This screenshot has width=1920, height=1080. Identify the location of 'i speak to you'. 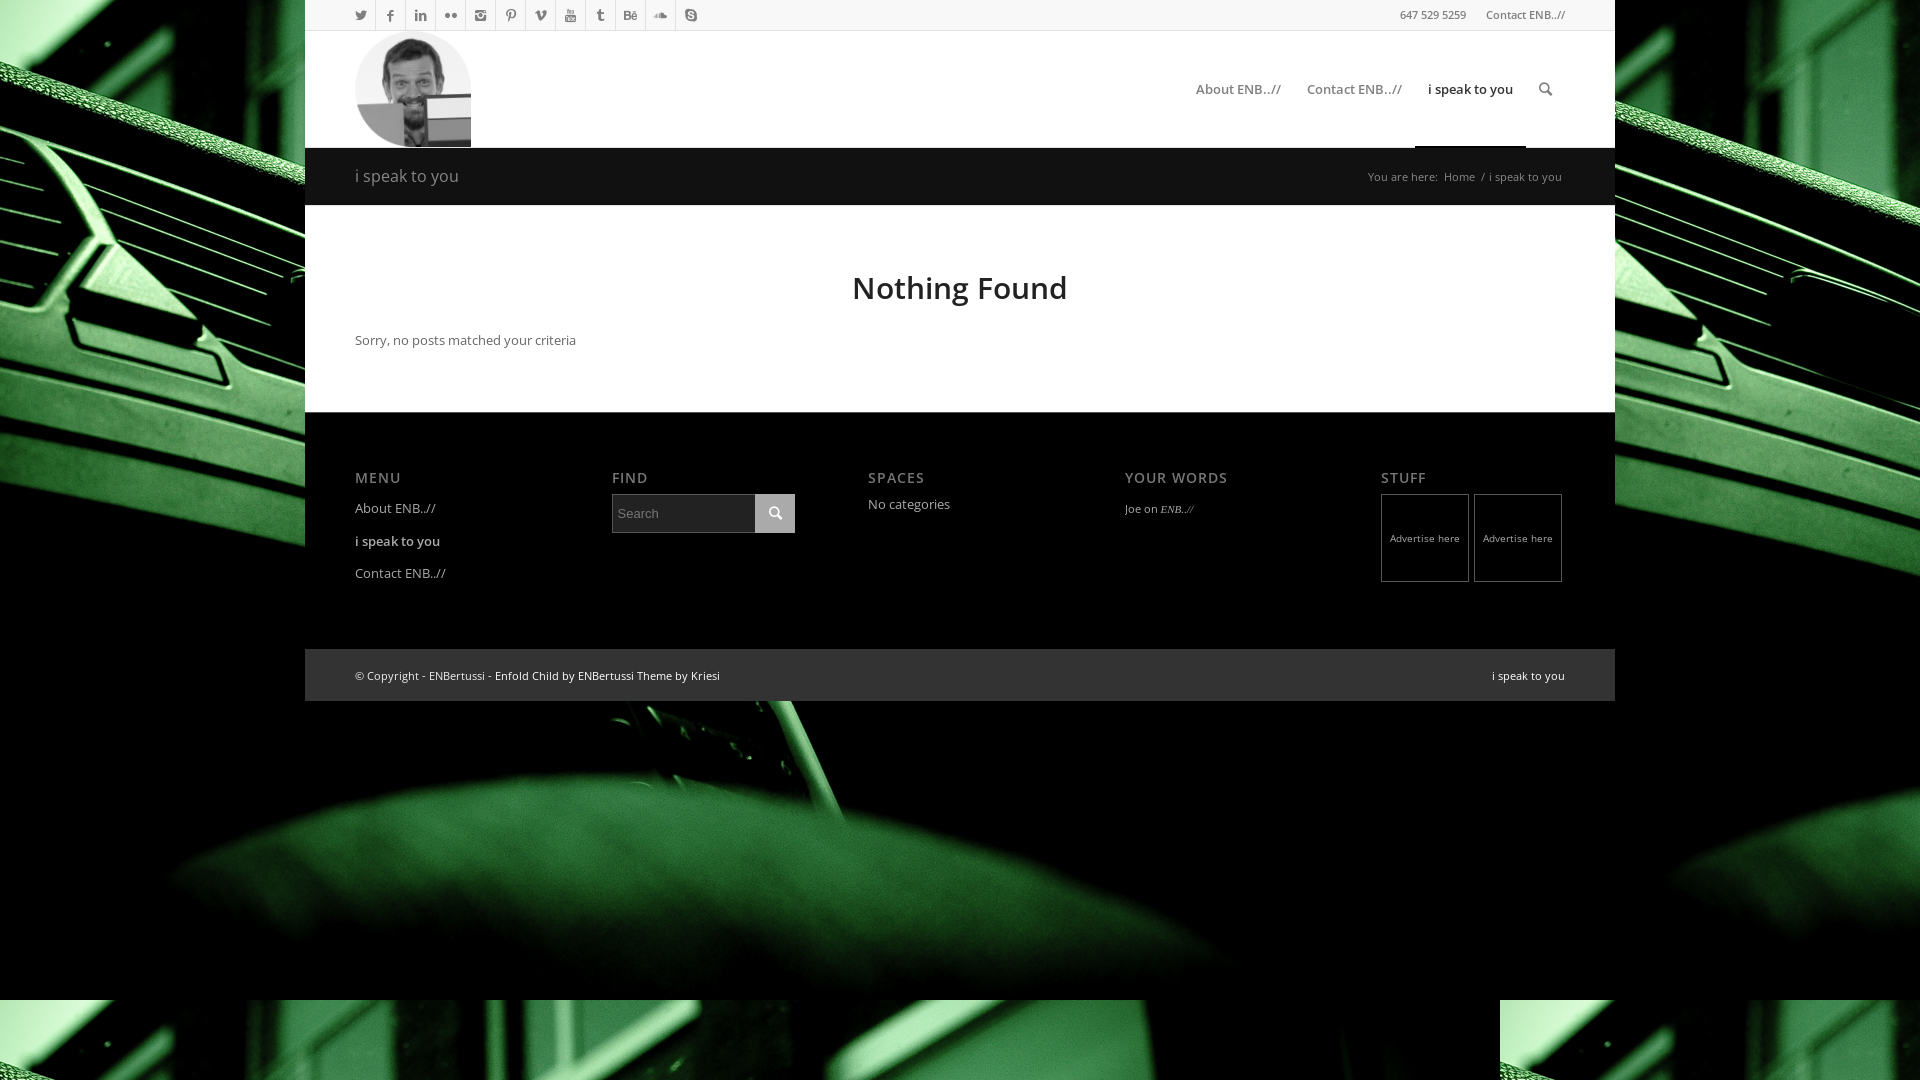
(445, 542).